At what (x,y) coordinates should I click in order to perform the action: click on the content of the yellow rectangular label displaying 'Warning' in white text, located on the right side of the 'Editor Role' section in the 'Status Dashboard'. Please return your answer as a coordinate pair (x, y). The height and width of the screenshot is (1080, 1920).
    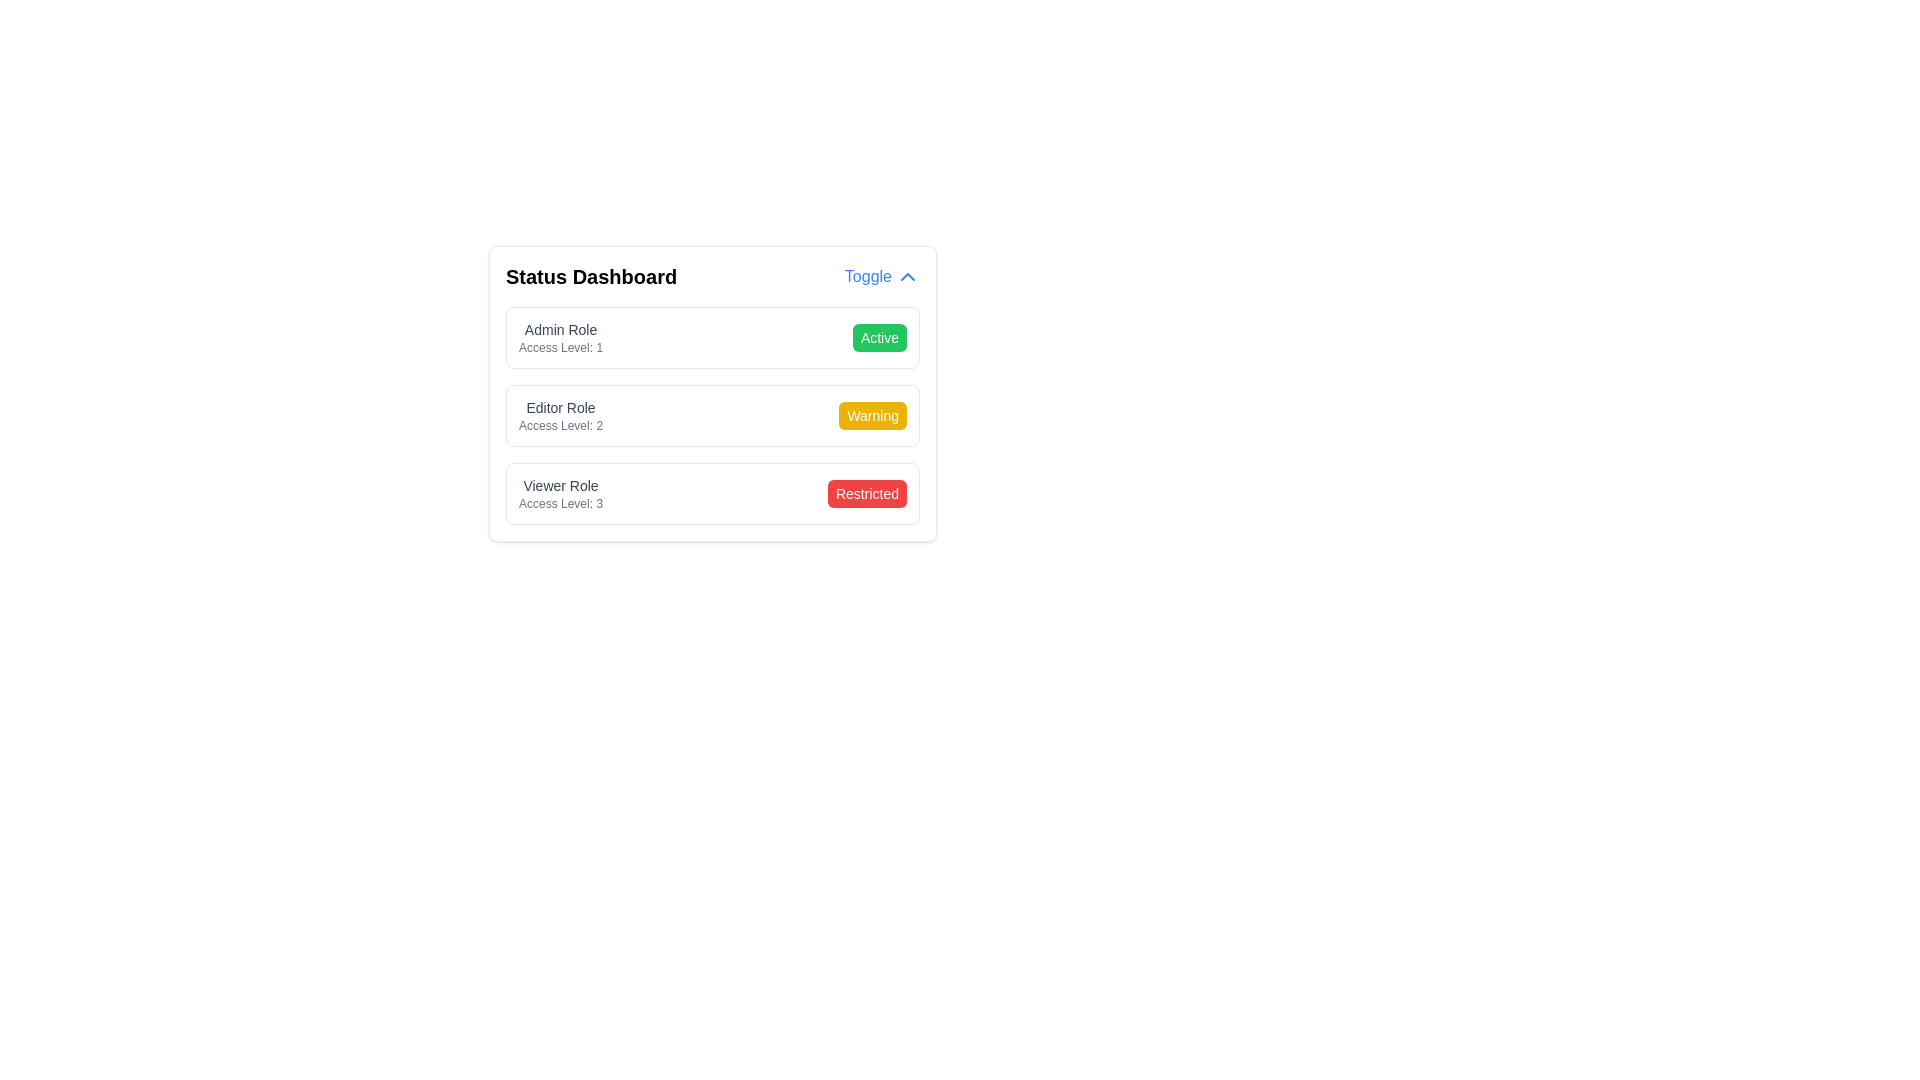
    Looking at the image, I should click on (873, 415).